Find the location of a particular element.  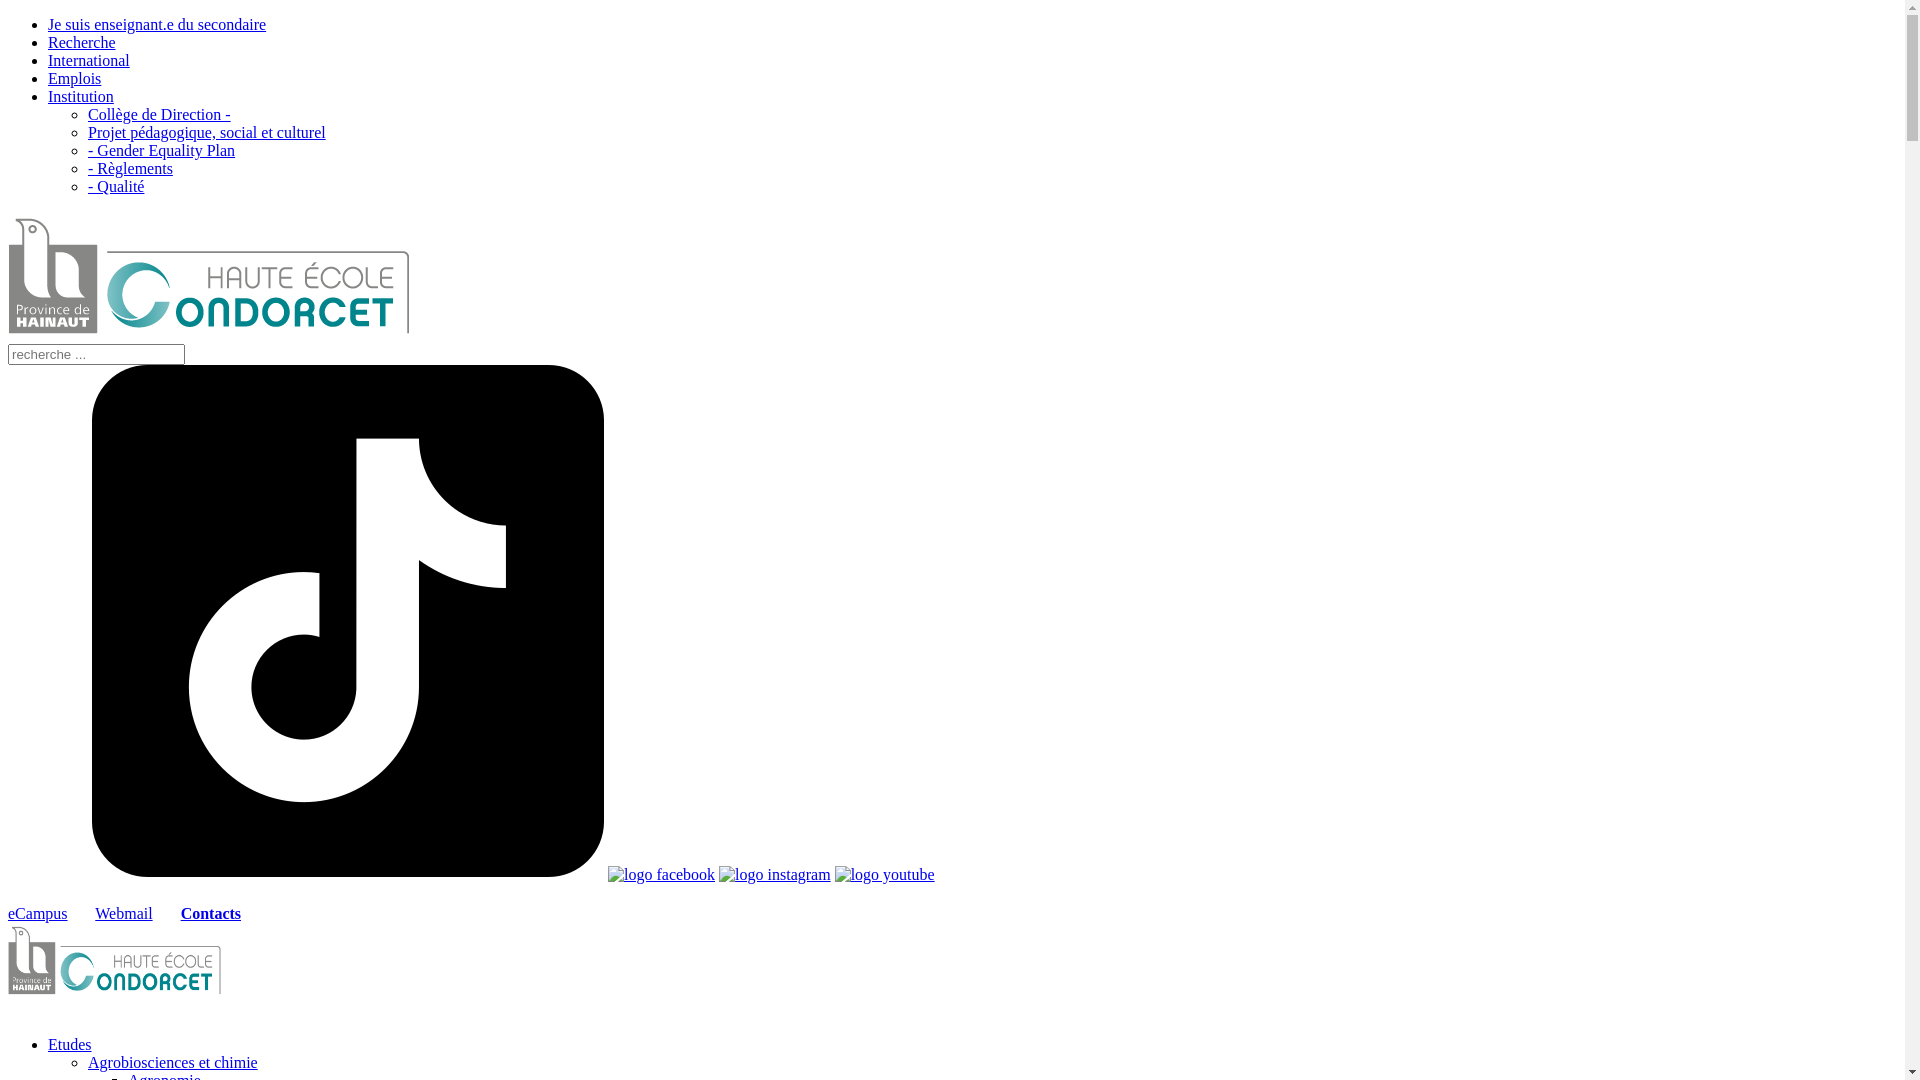

'Webmail' is located at coordinates (122, 913).